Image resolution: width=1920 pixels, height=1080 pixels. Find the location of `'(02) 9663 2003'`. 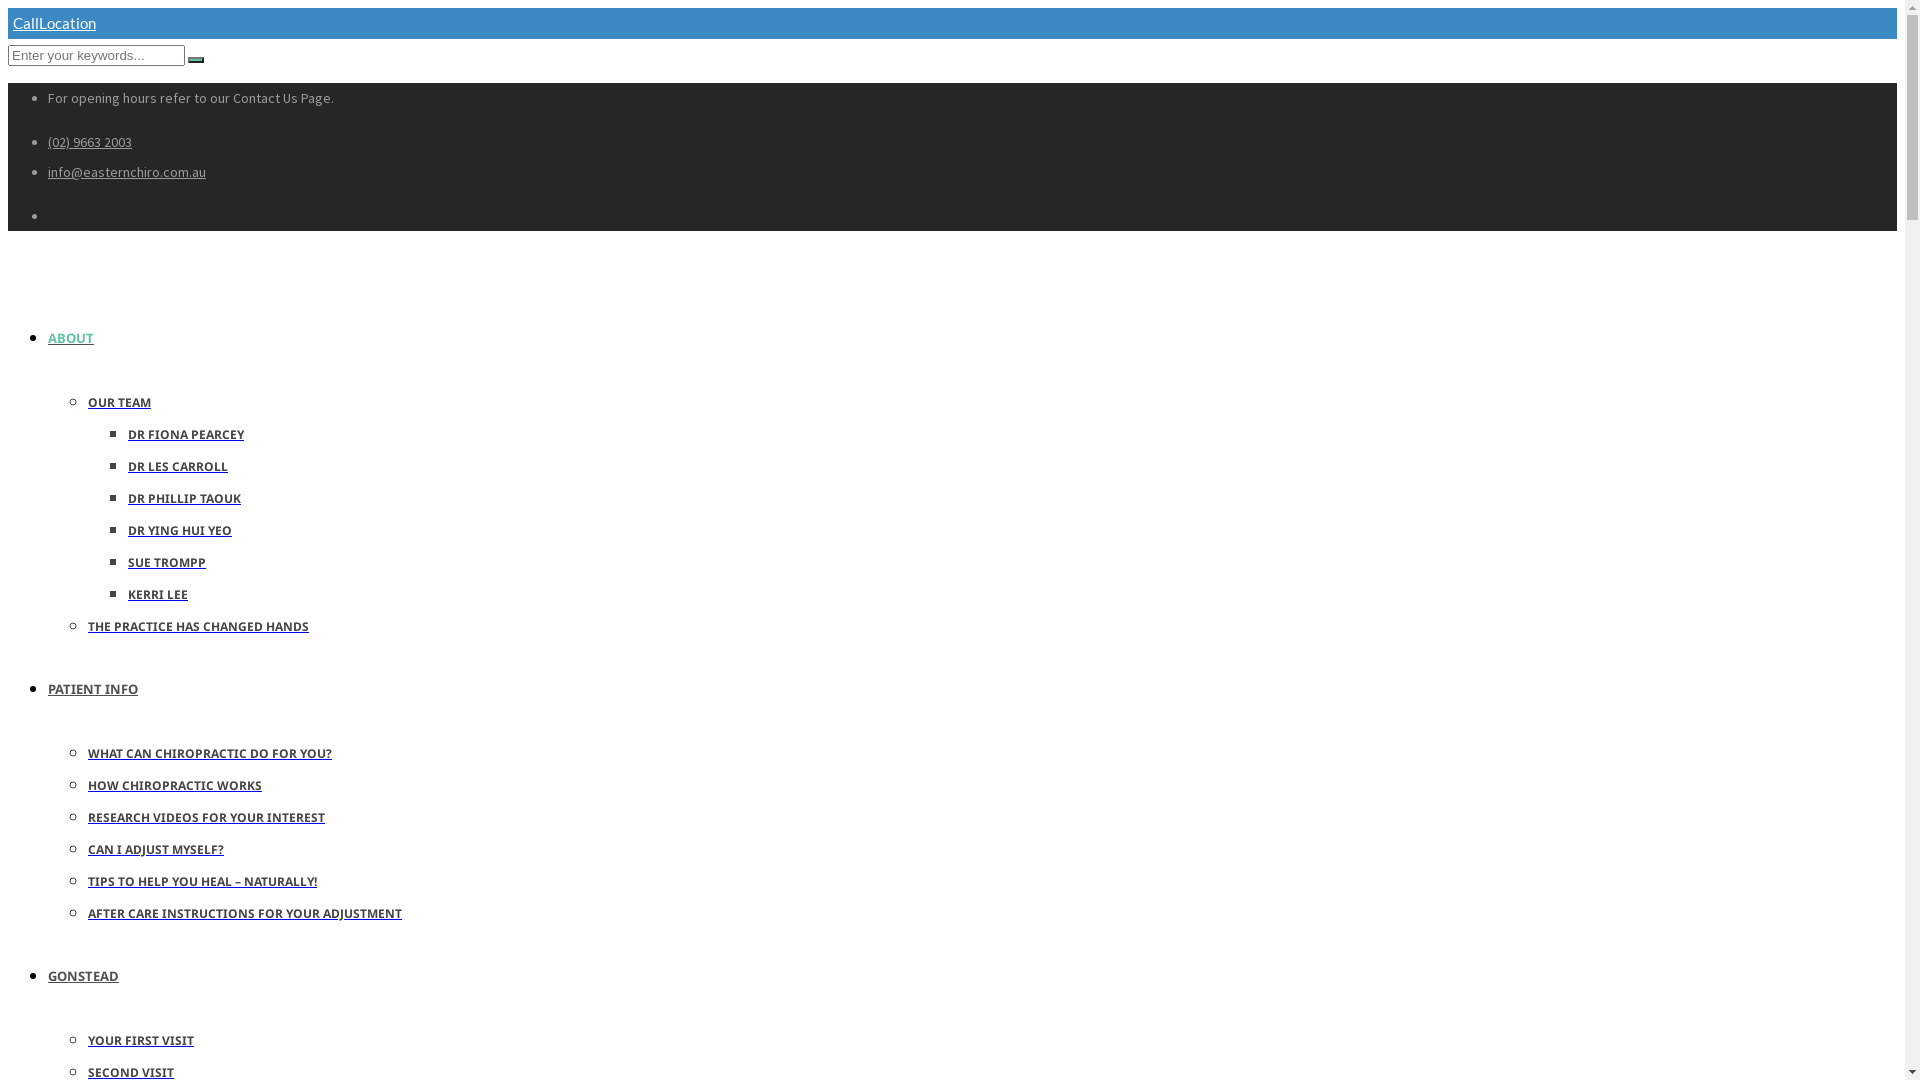

'(02) 9663 2003' is located at coordinates (48, 141).